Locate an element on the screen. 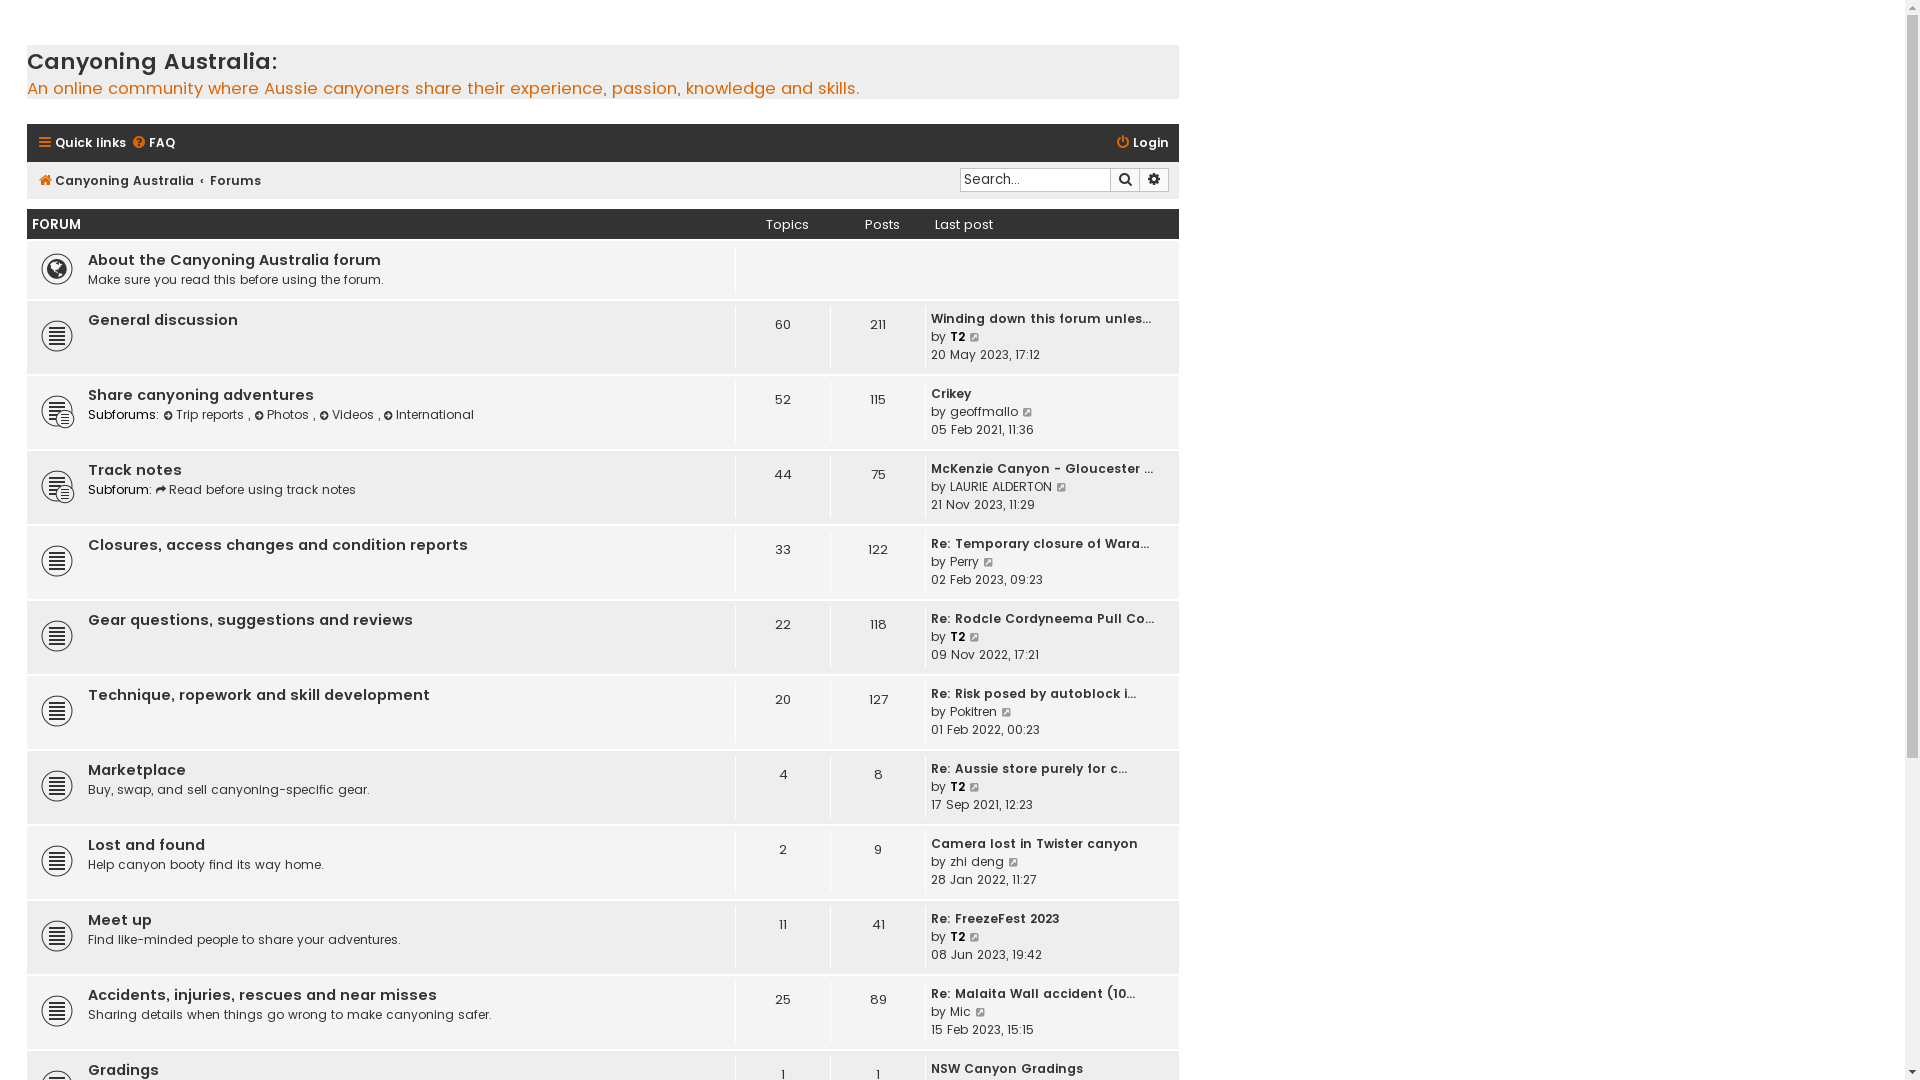 The image size is (1920, 1080). 'Trip reports' is located at coordinates (205, 413).